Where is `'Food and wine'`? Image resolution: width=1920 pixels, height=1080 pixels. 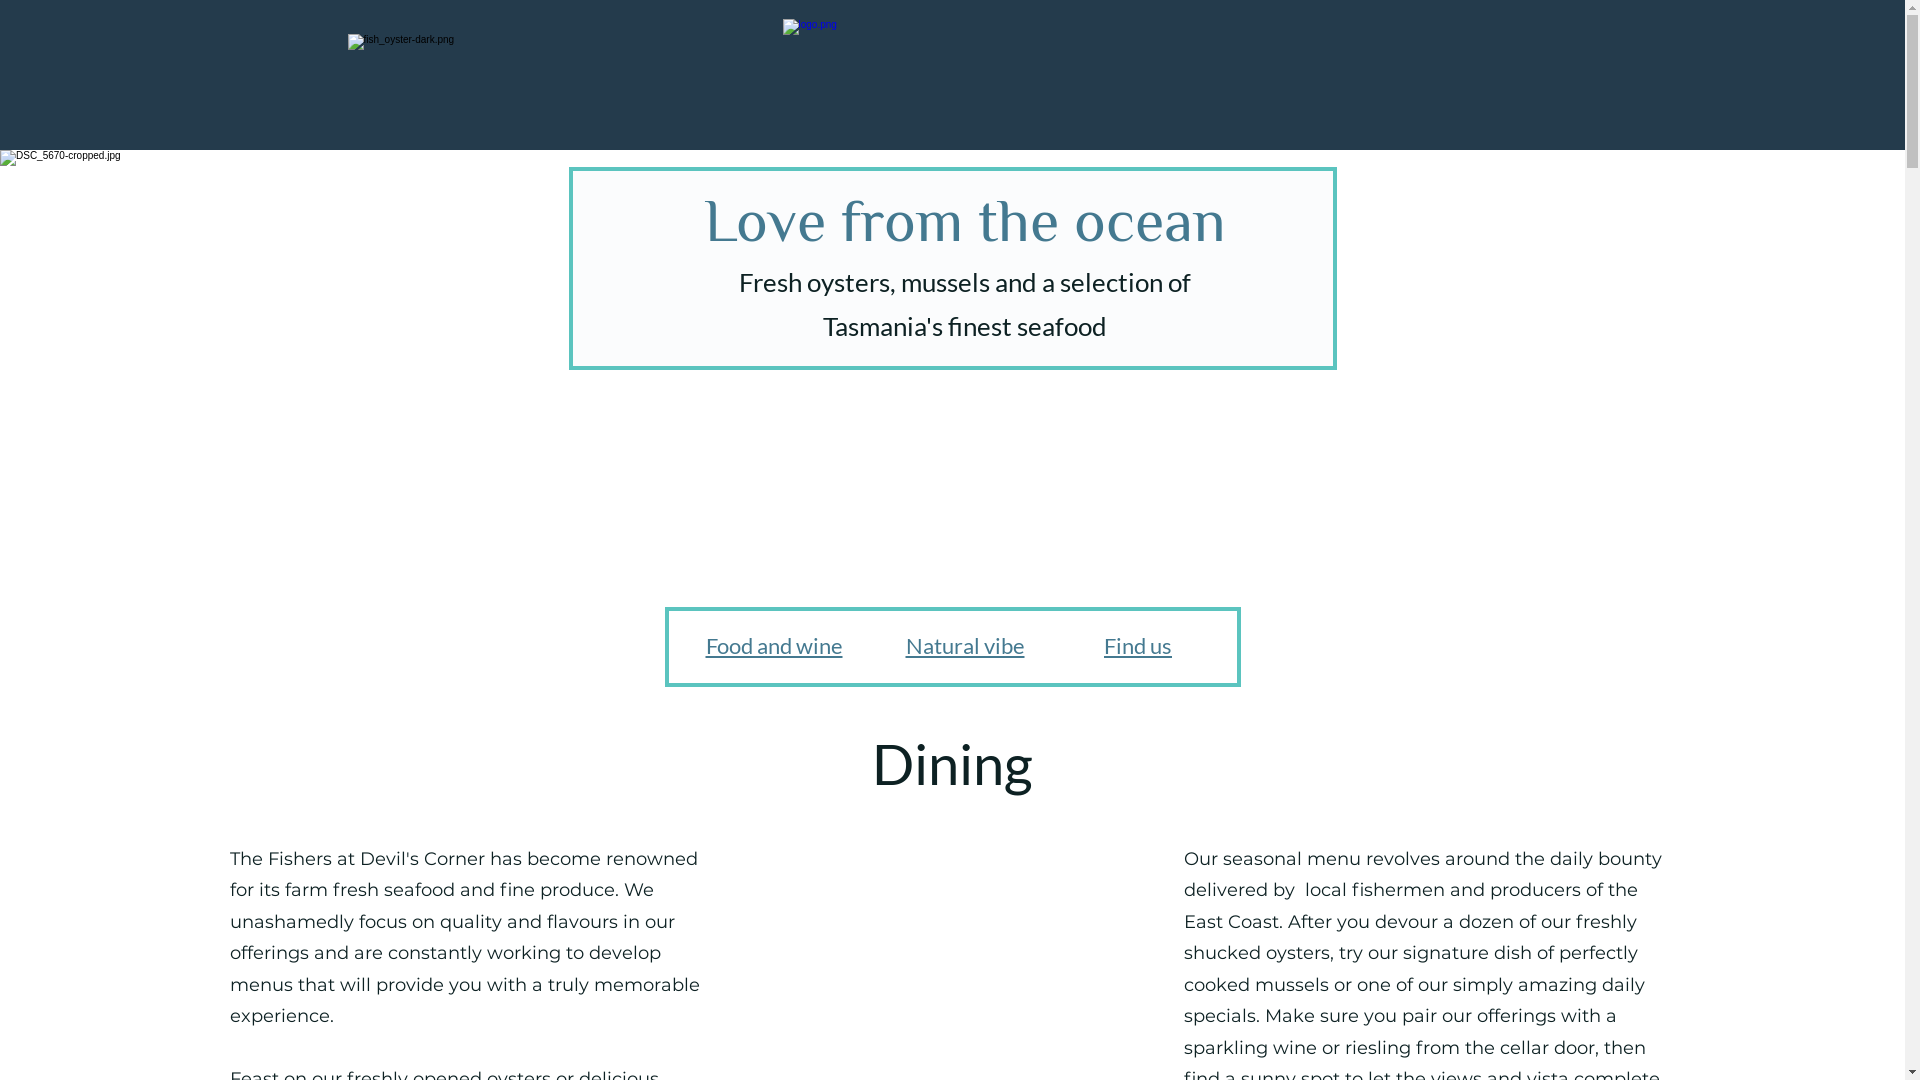 'Food and wine' is located at coordinates (705, 645).